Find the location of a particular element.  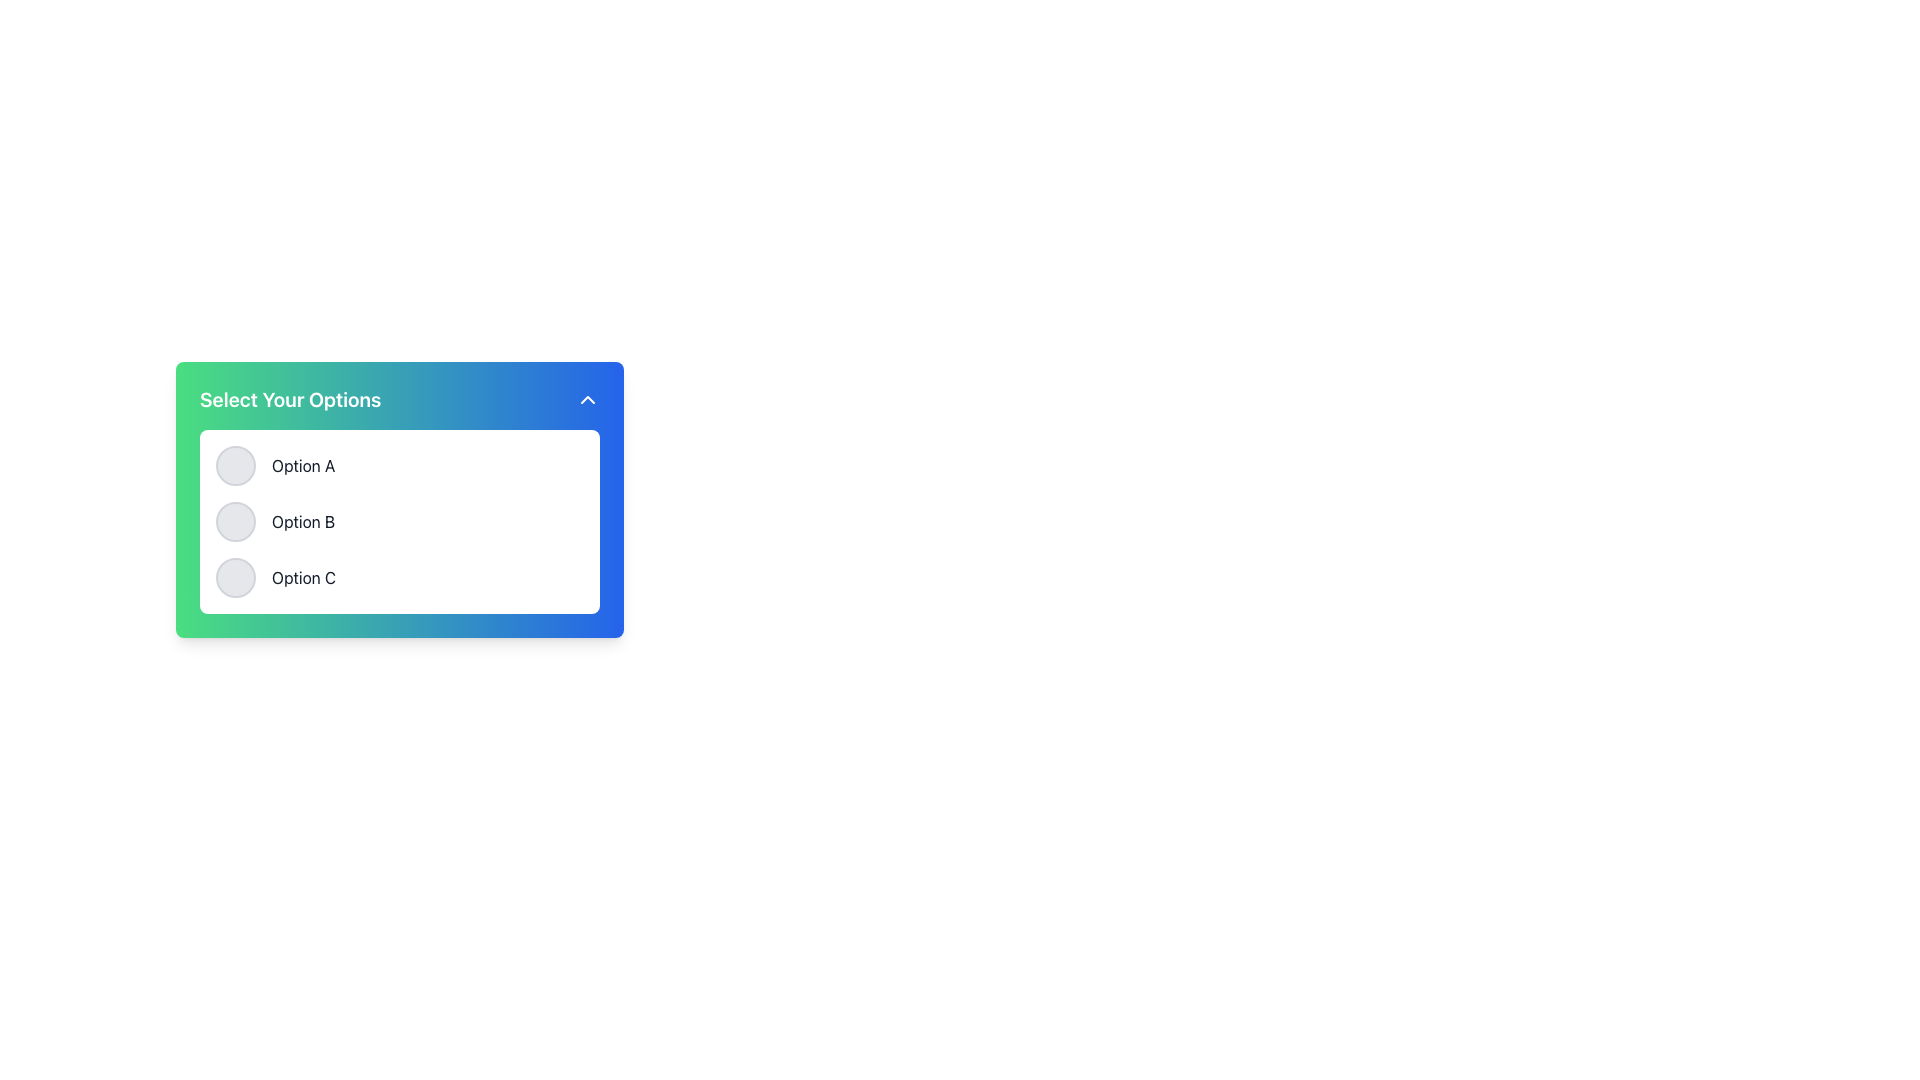

the circular interactive button with a gray background located at the beginning of the row labeled 'Option A' is located at coordinates (235, 466).